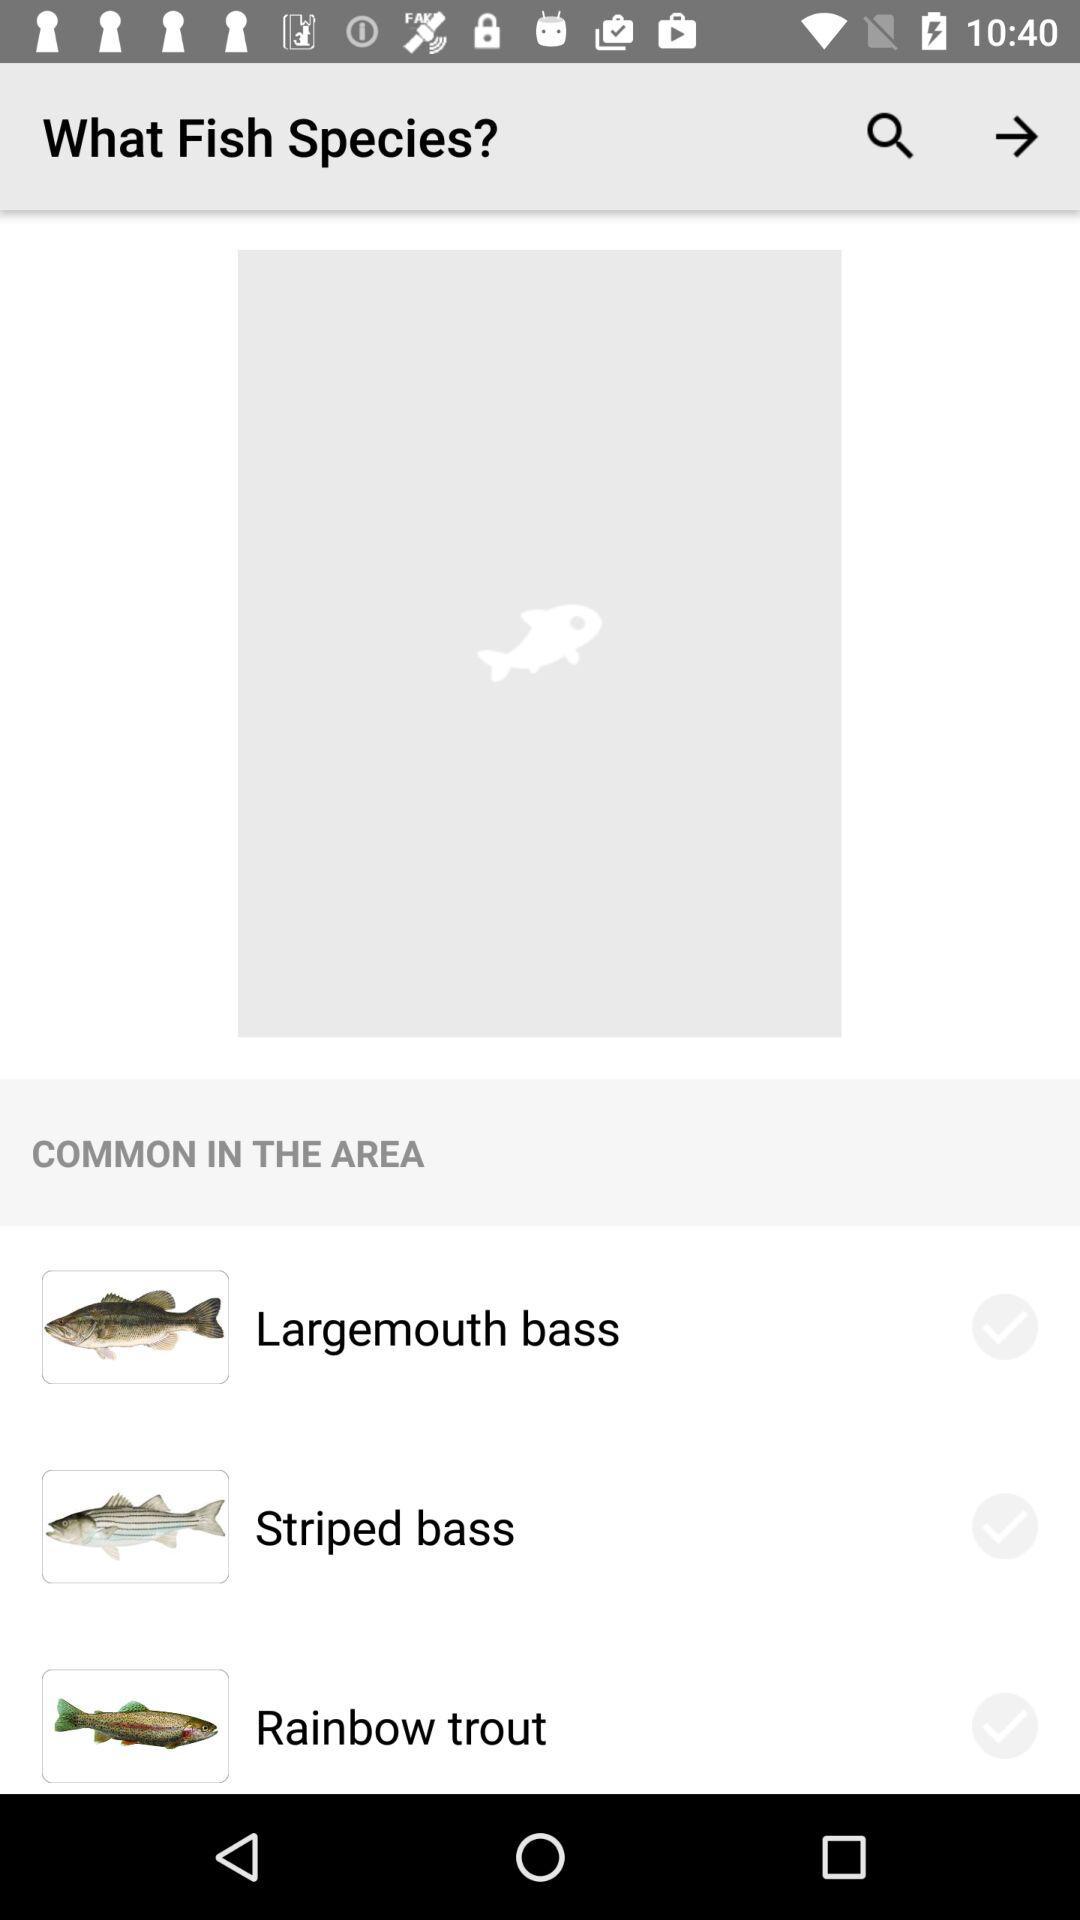 Image resolution: width=1080 pixels, height=1920 pixels. What do you see at coordinates (890, 135) in the screenshot?
I see `item above the largemouth bass icon` at bounding box center [890, 135].